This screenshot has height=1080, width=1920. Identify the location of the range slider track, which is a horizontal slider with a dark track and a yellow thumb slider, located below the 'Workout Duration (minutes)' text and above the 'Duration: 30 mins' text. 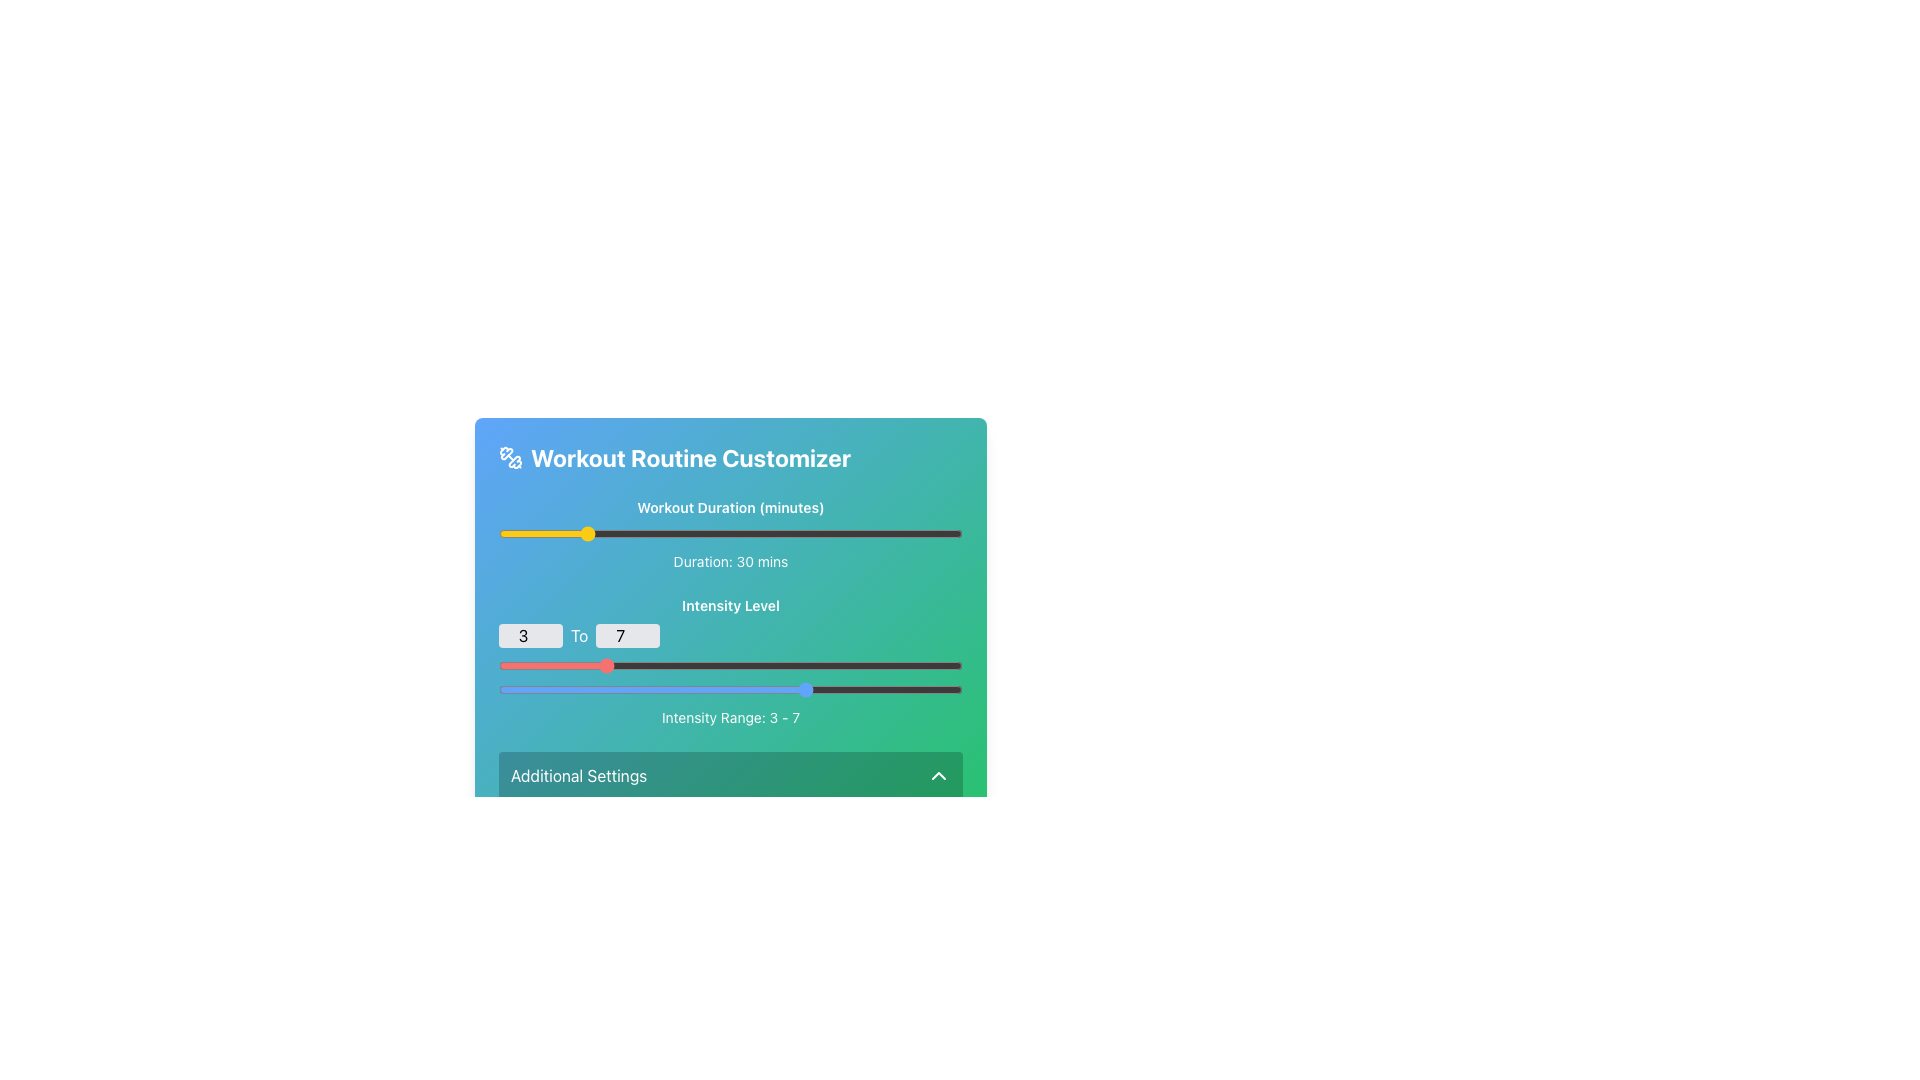
(729, 532).